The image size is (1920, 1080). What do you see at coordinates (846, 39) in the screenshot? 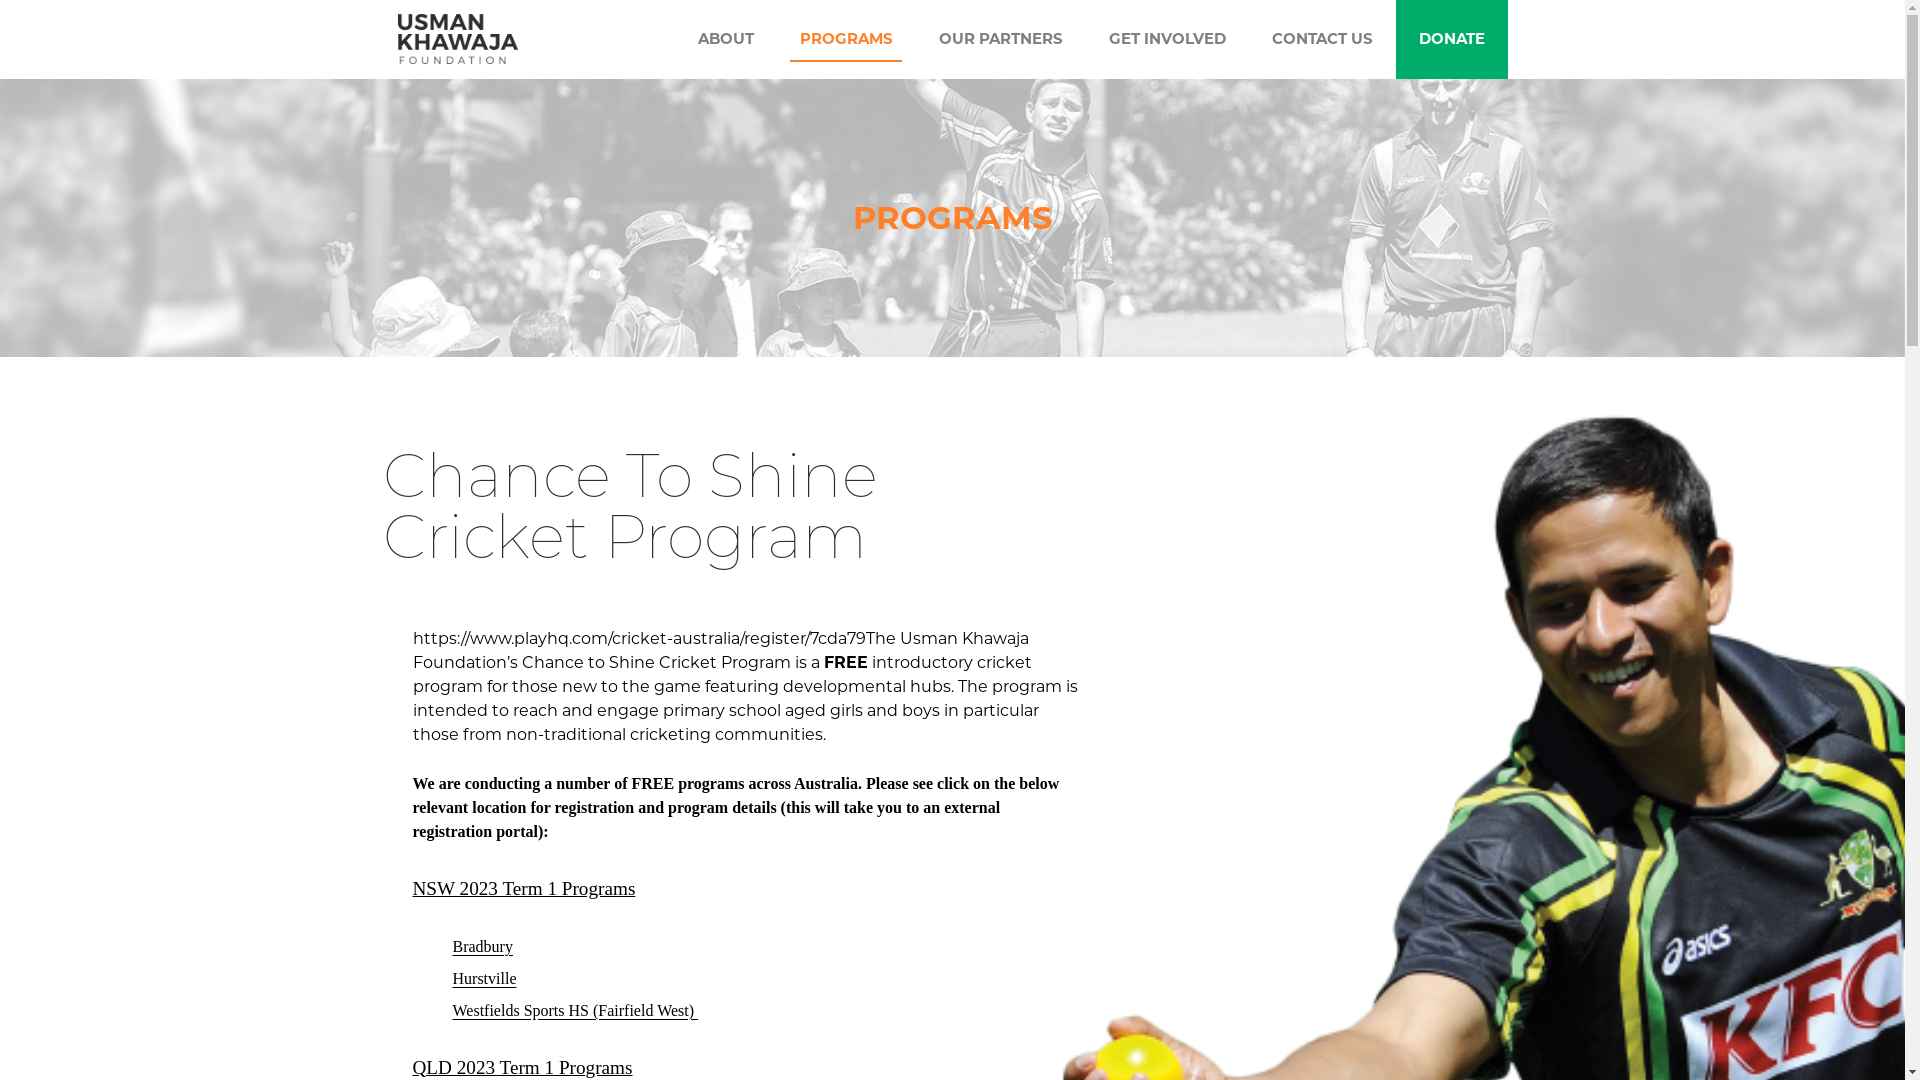
I see `'PROGRAMS'` at bounding box center [846, 39].